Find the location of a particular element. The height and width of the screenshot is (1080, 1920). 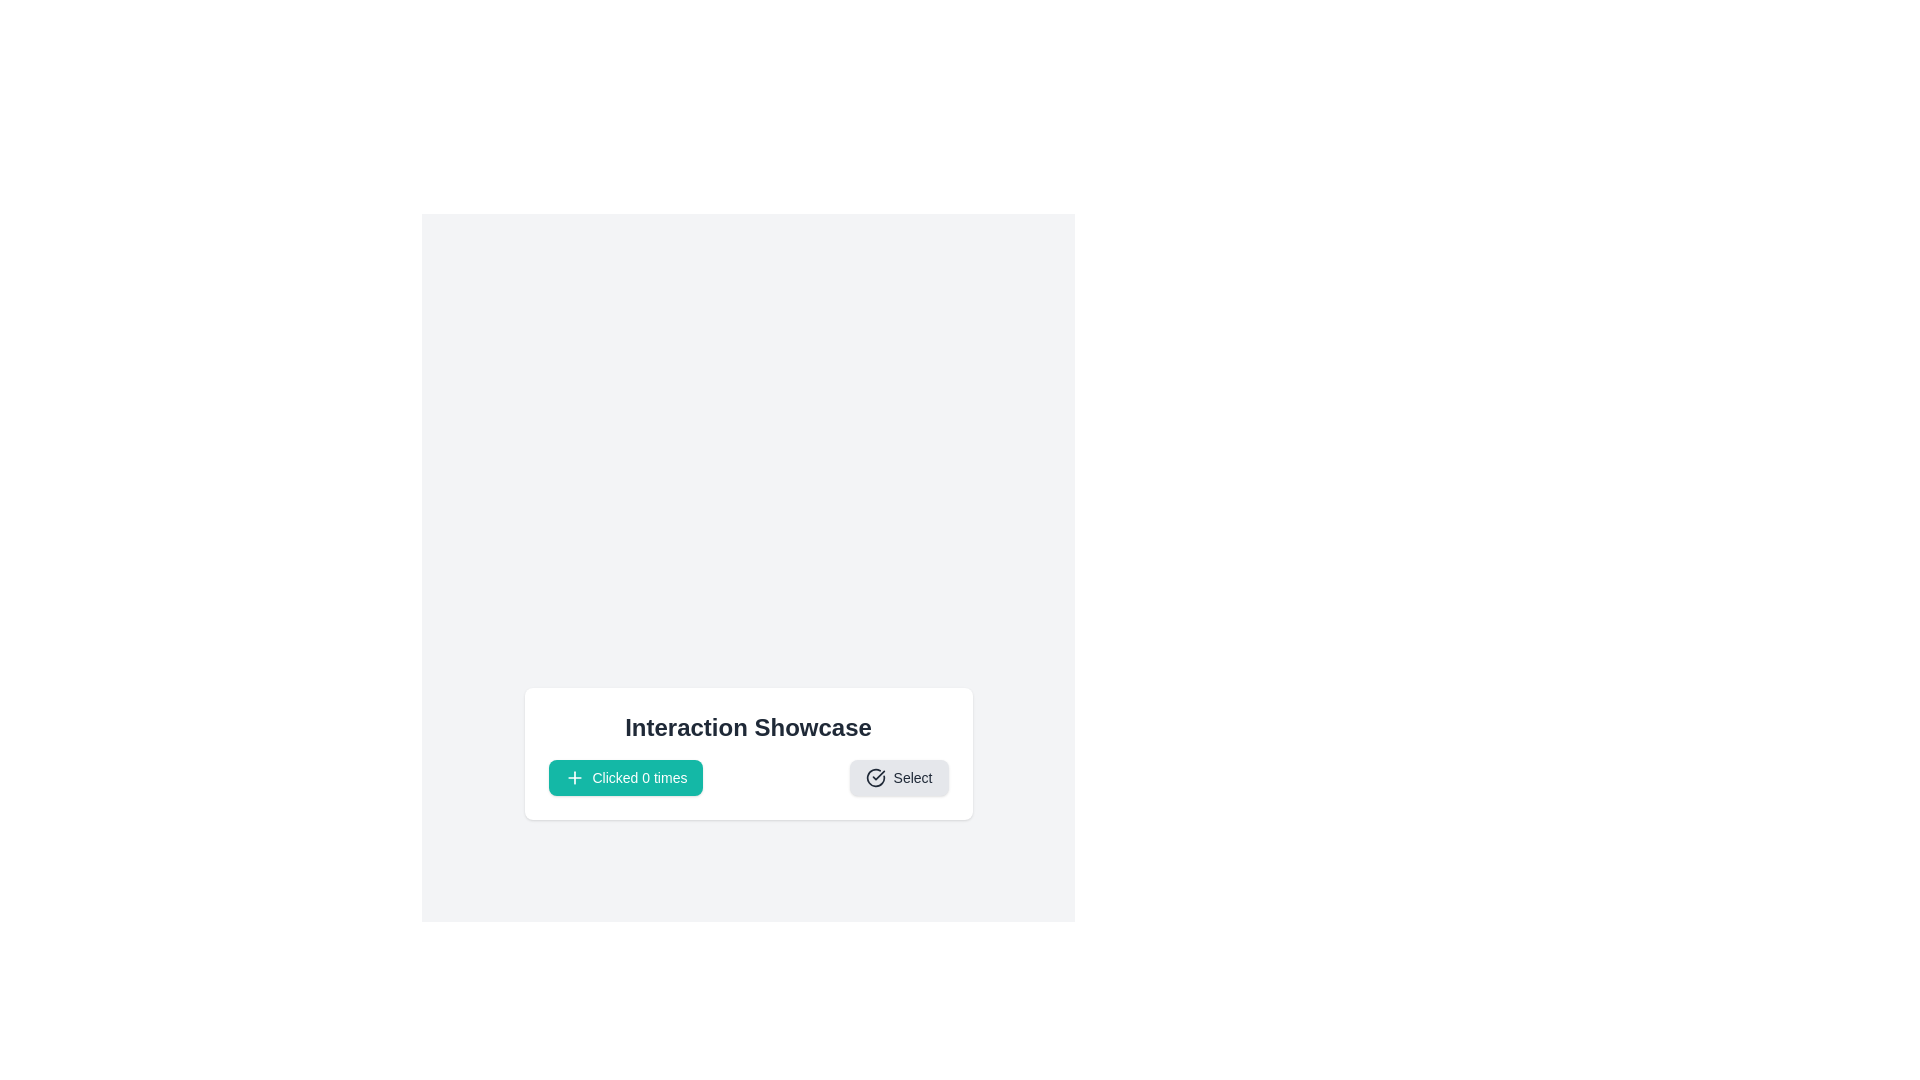

the circular icon with a checkmark inside, which is the first visual component of the 'Select' button is located at coordinates (875, 777).